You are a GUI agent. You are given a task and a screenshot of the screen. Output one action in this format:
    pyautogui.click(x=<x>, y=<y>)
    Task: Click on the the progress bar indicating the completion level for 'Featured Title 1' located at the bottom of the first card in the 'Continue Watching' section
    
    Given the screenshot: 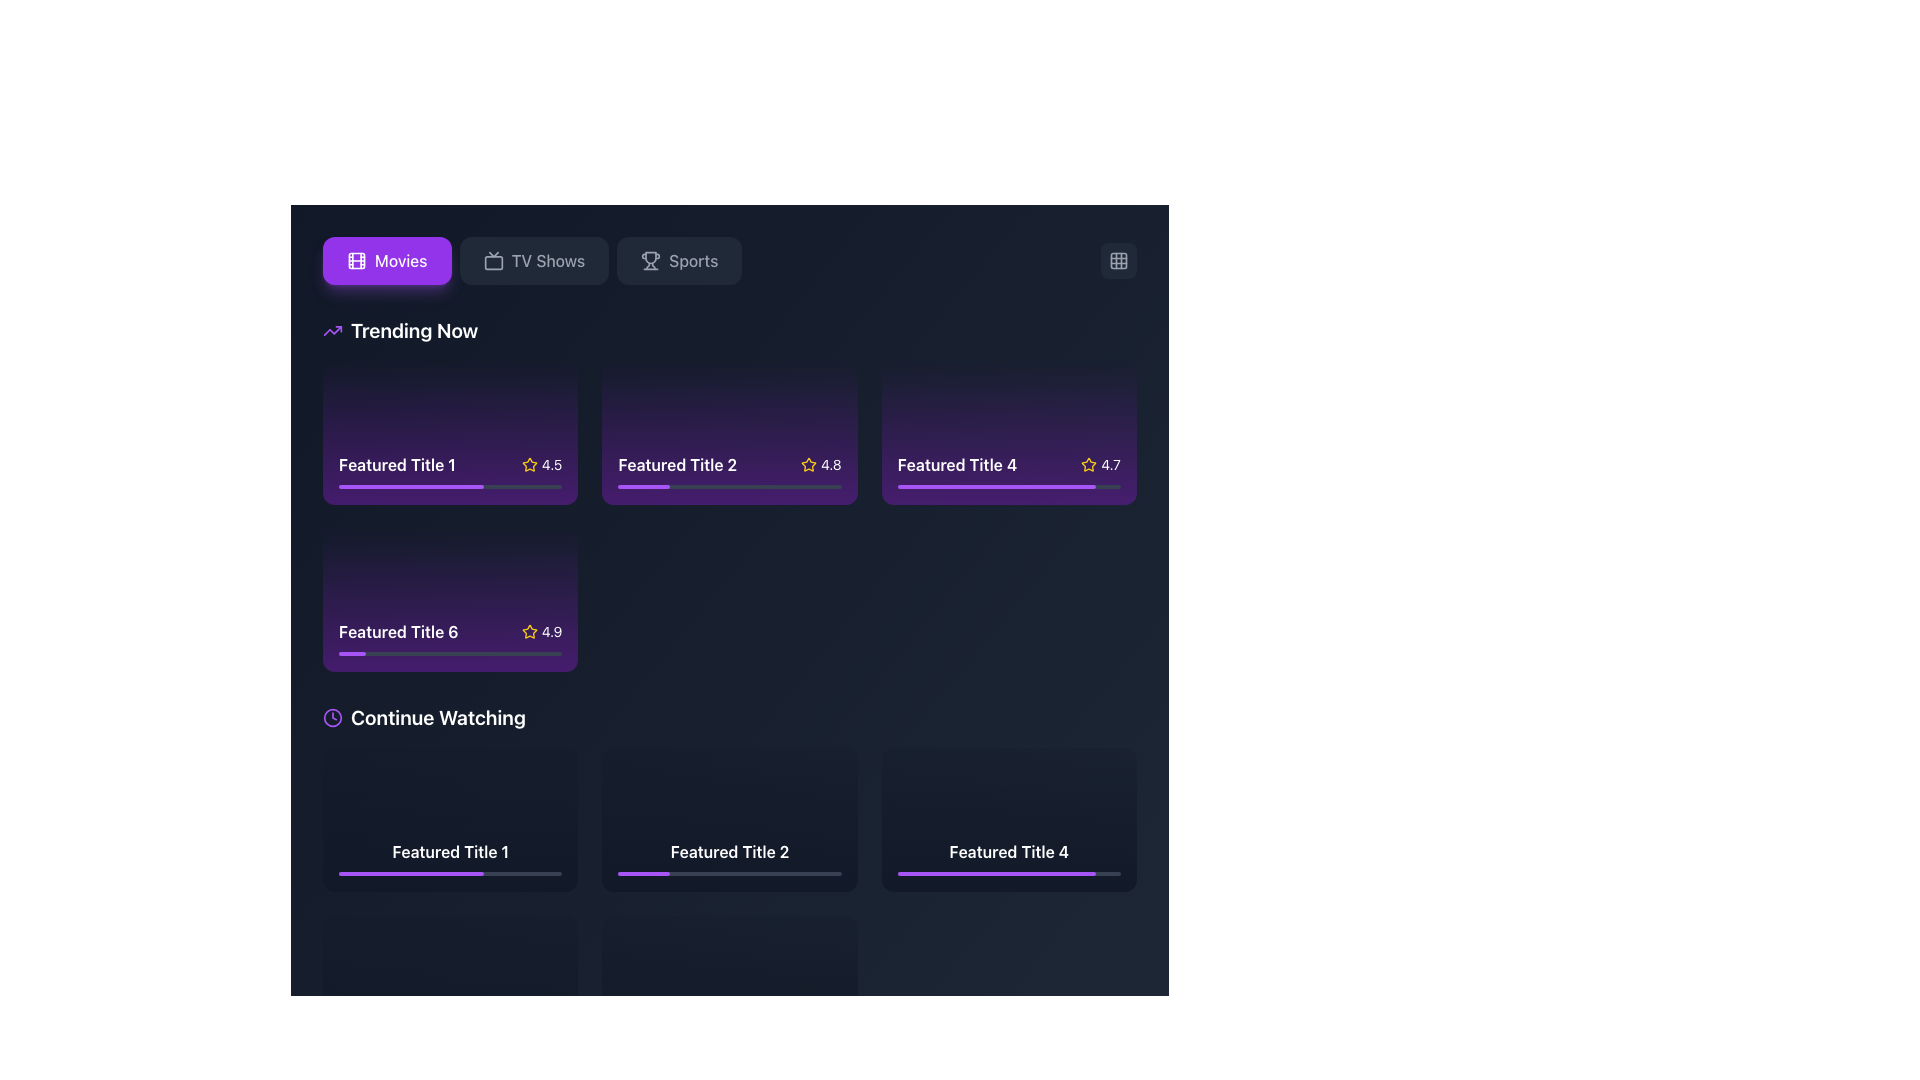 What is the action you would take?
    pyautogui.click(x=449, y=856)
    